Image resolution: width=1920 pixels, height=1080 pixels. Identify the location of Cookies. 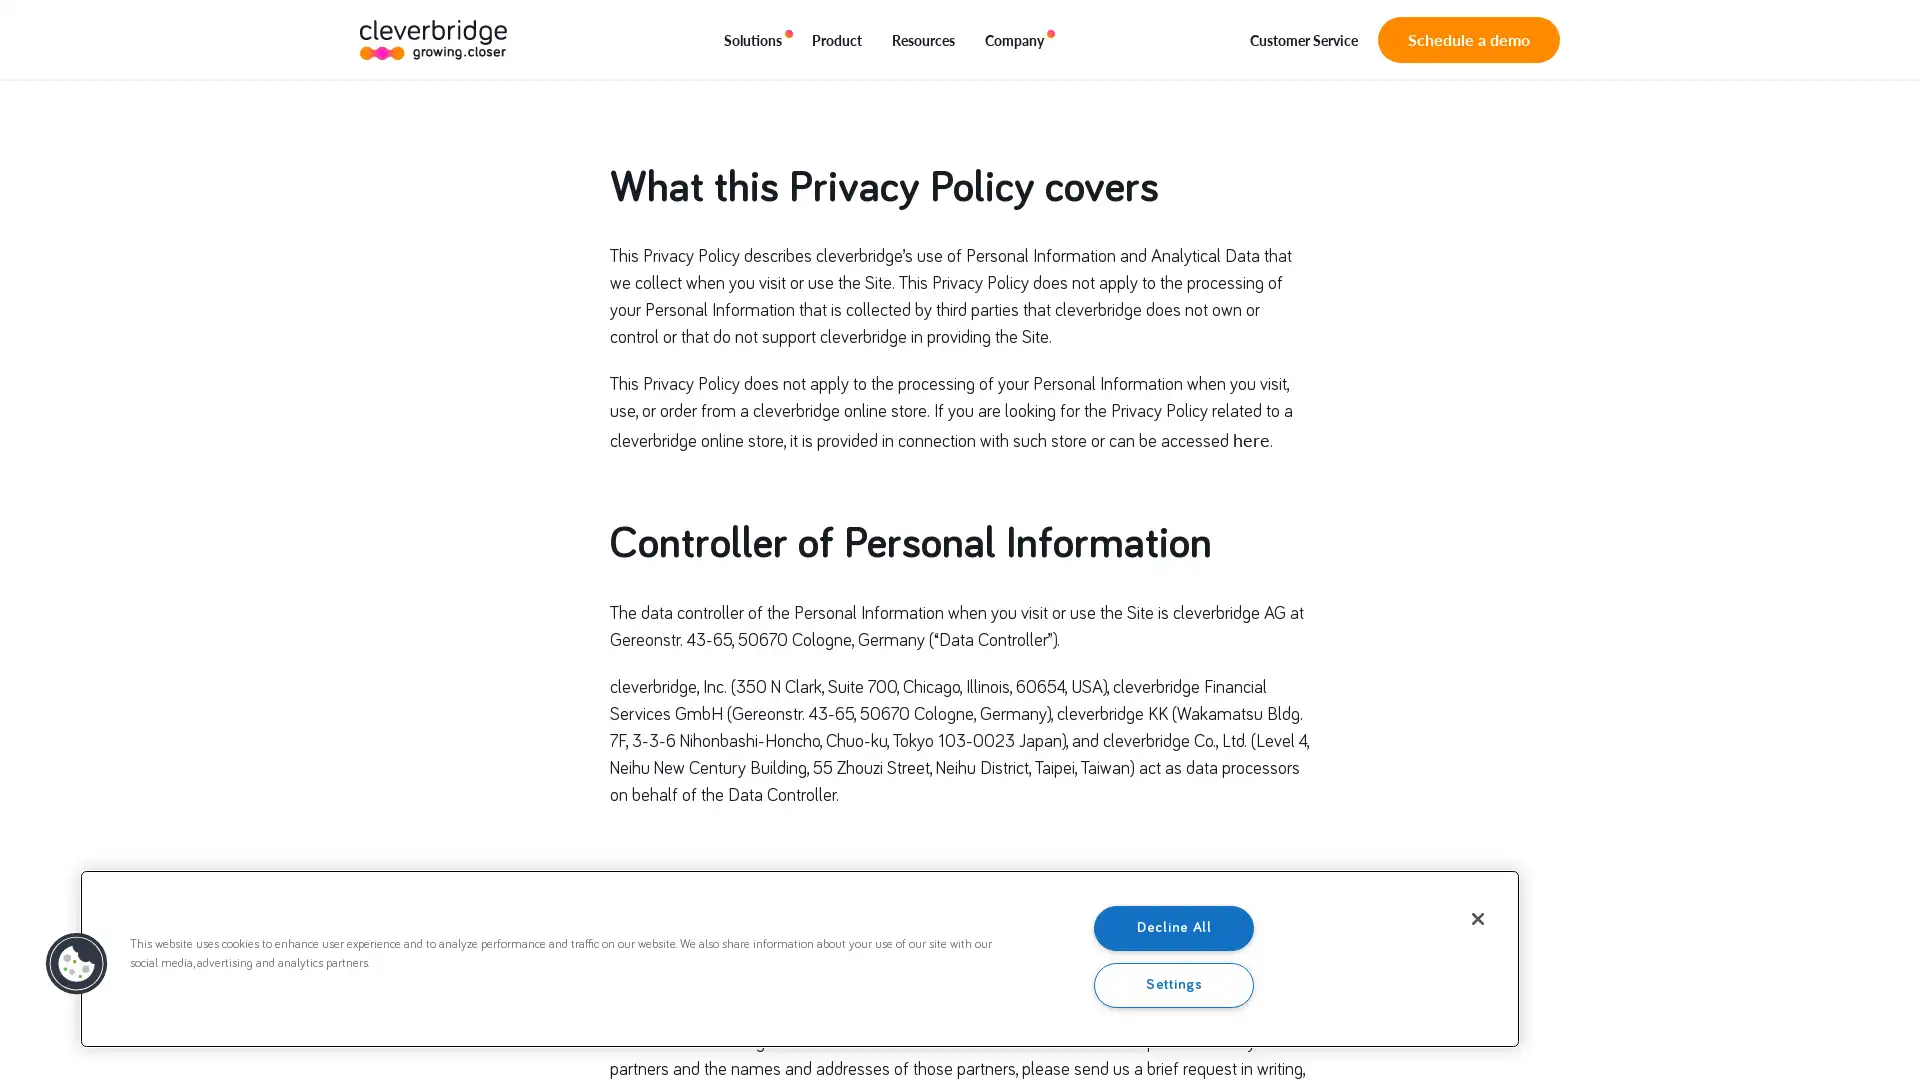
(76, 963).